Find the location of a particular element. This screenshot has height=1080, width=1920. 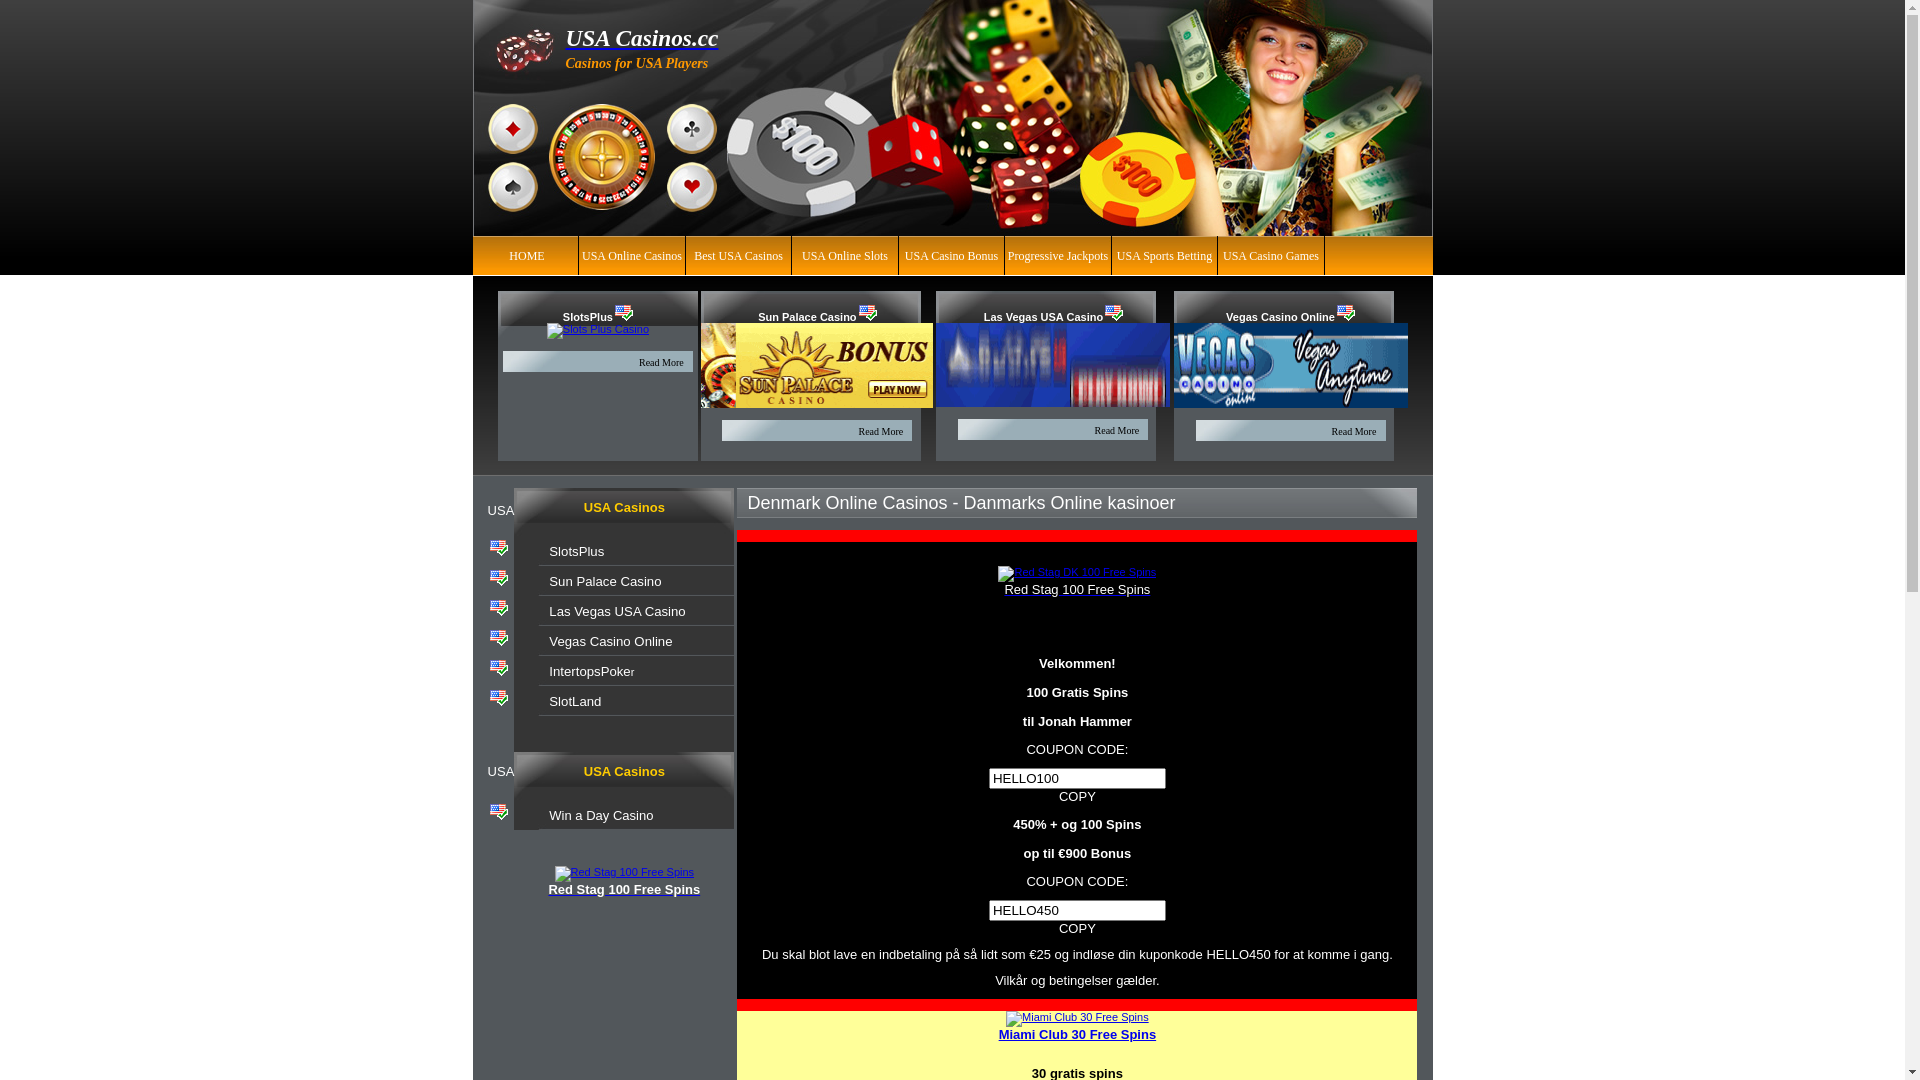

'USA Online Casinos' is located at coordinates (580, 253).